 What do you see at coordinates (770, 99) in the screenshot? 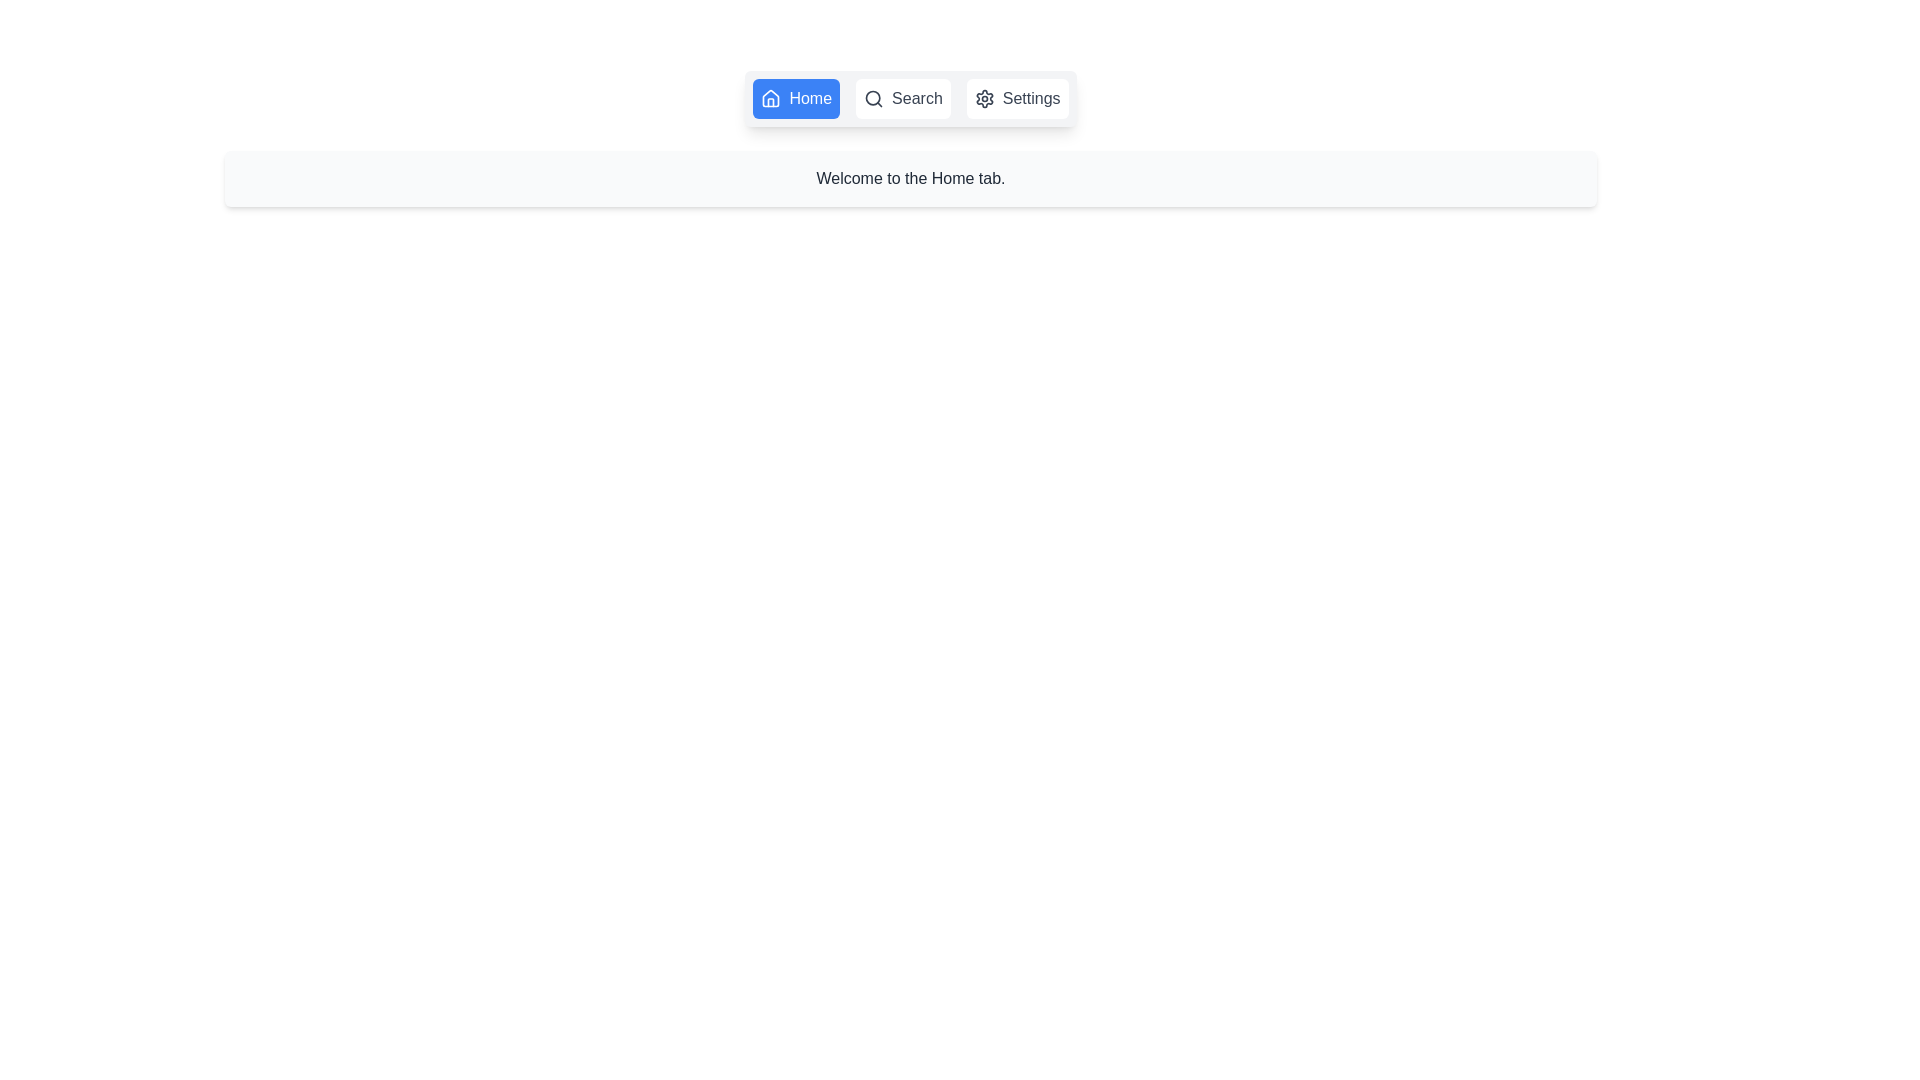
I see `the house outline icon located on the left side of the navigation bar within the 'Home' button` at bounding box center [770, 99].